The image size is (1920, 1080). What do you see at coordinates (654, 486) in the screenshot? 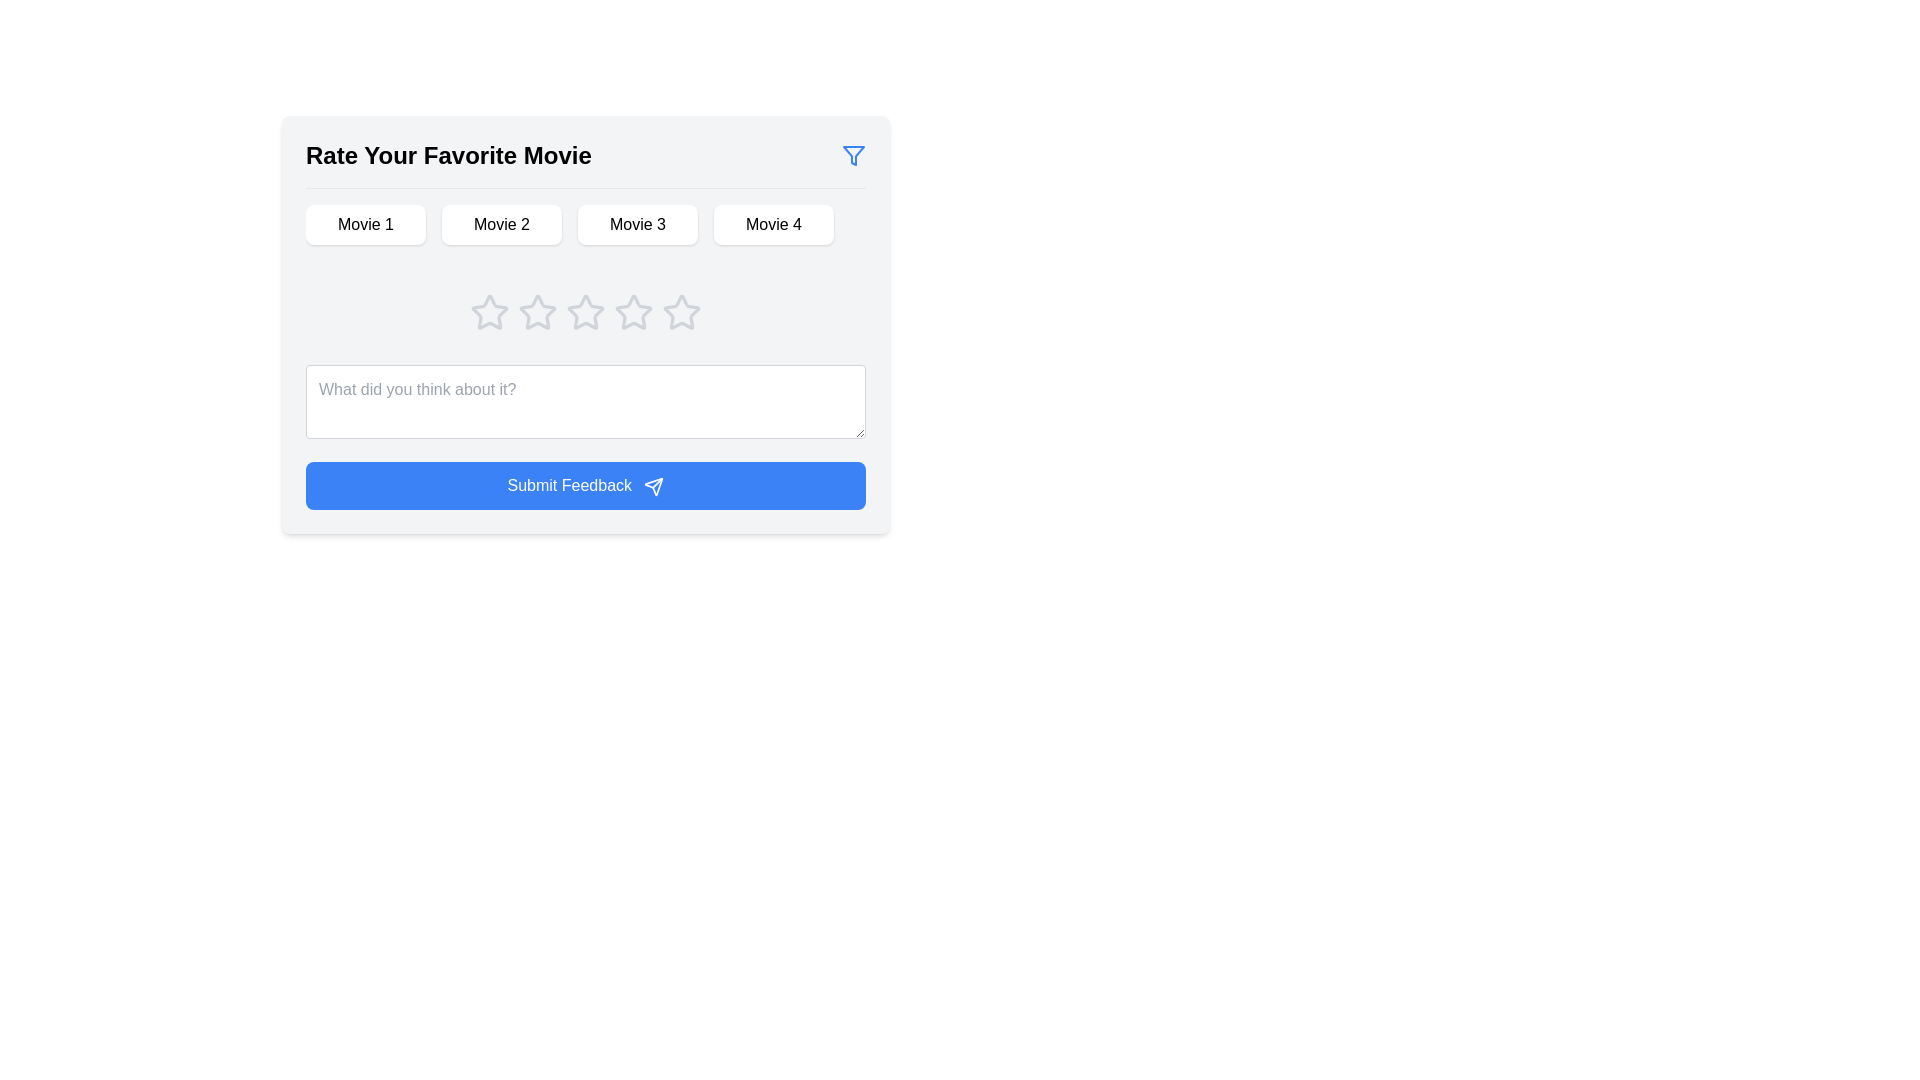
I see `the feedback submission icon located within the 'Submit Feedback' button at the bottom of the form` at bounding box center [654, 486].